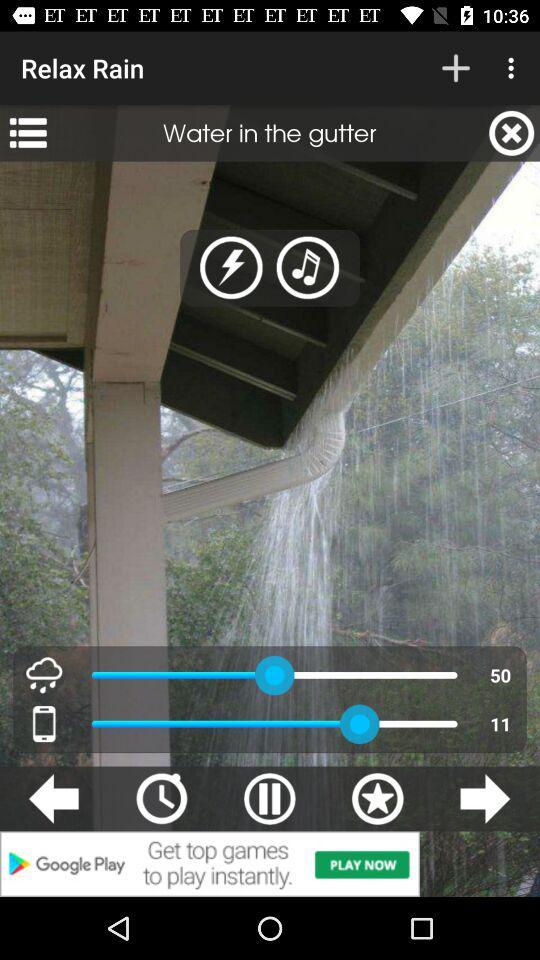 Image resolution: width=540 pixels, height=960 pixels. Describe the element at coordinates (455, 68) in the screenshot. I see `icon to the right of the relax rain item` at that location.